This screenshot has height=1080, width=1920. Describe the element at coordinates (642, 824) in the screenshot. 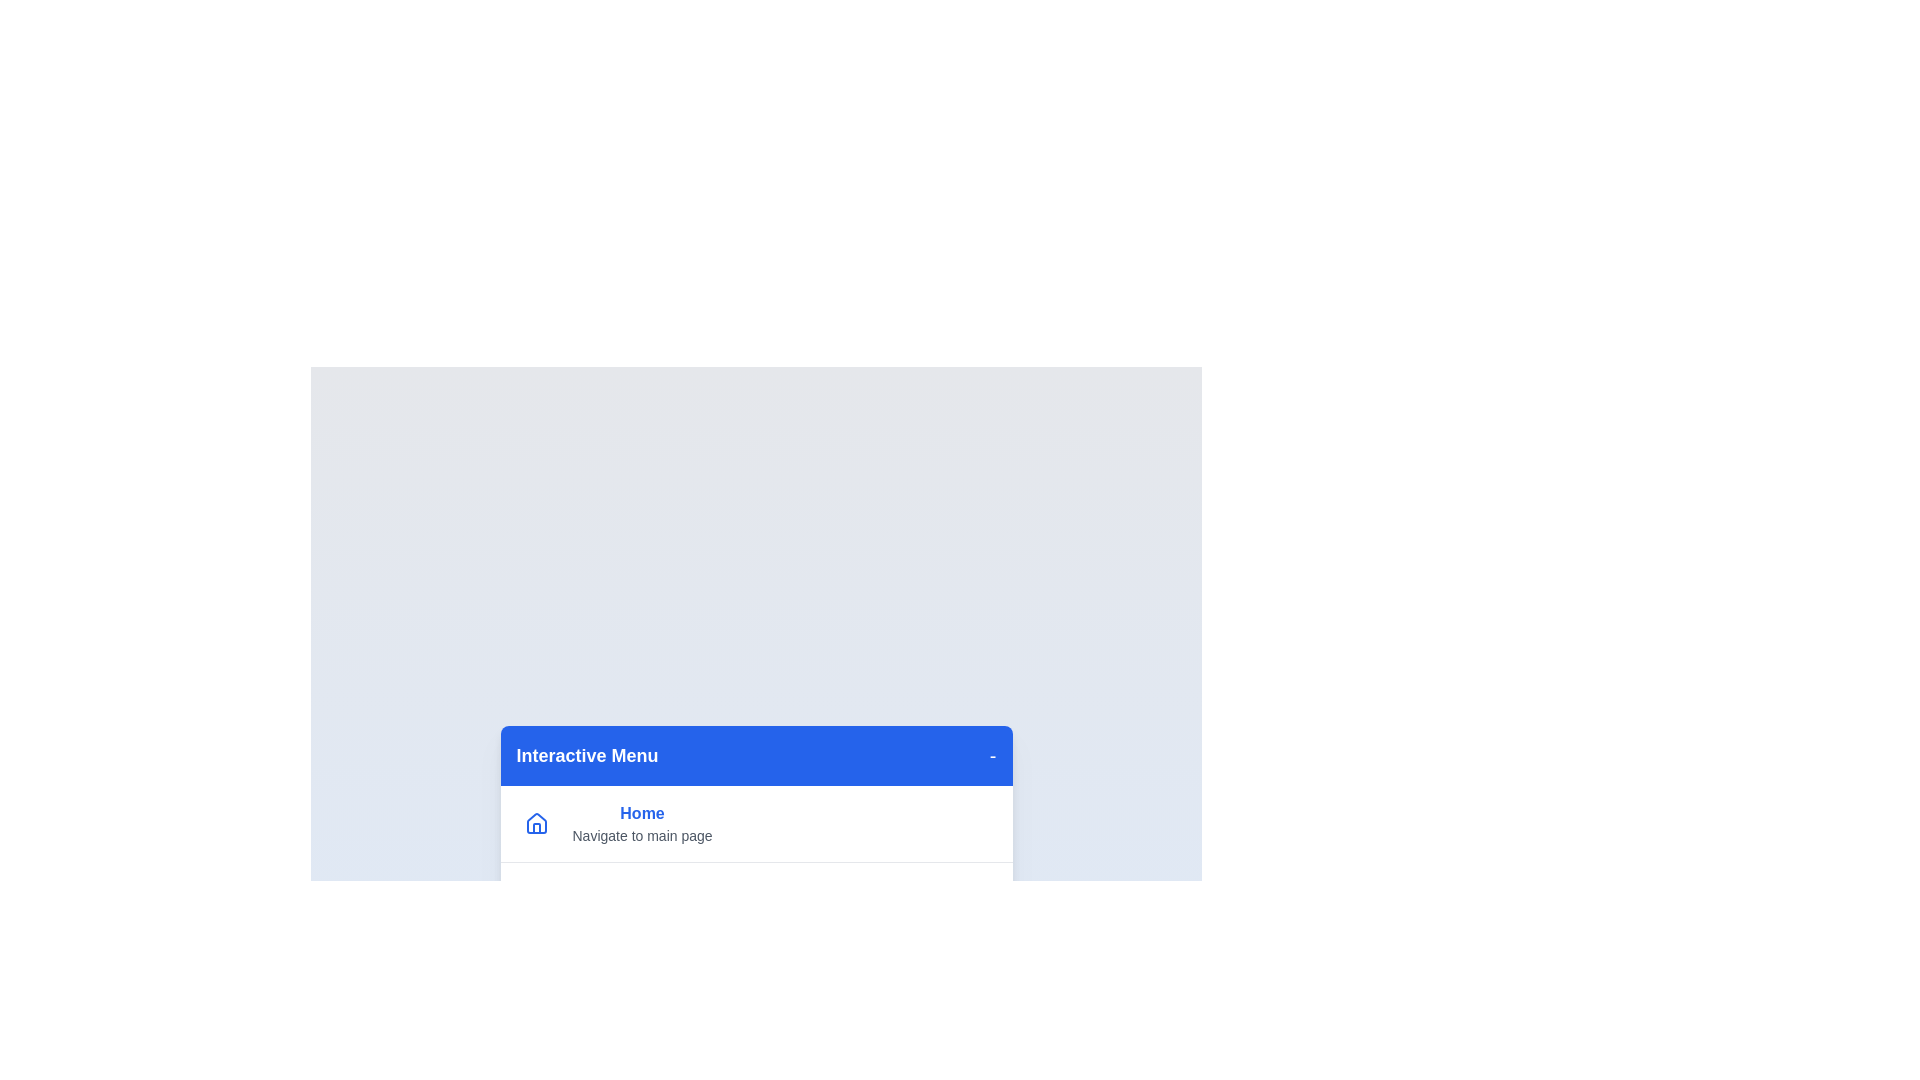

I see `the menu item Home by clicking on it` at that location.